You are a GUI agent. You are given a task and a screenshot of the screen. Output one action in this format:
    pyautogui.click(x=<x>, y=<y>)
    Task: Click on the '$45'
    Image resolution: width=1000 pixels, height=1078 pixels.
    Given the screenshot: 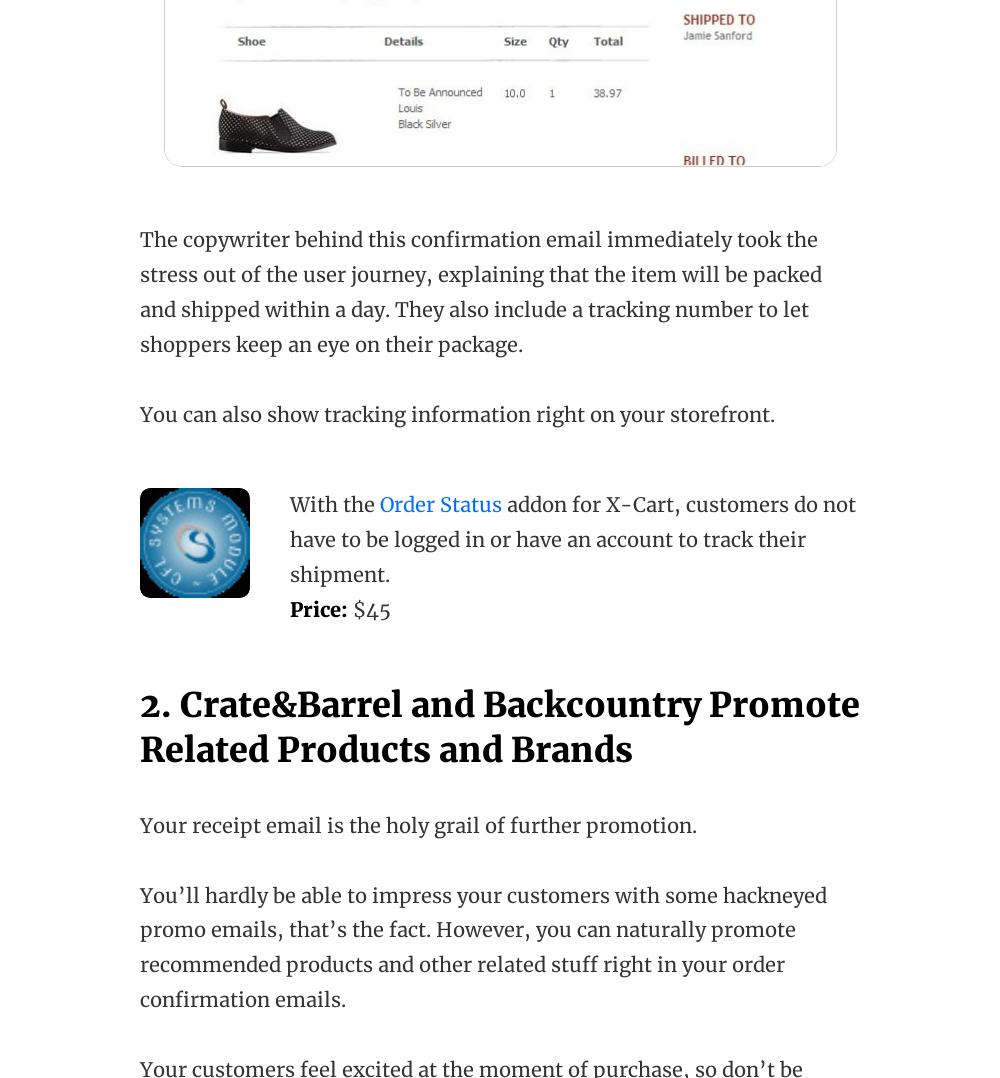 What is the action you would take?
    pyautogui.click(x=368, y=608)
    